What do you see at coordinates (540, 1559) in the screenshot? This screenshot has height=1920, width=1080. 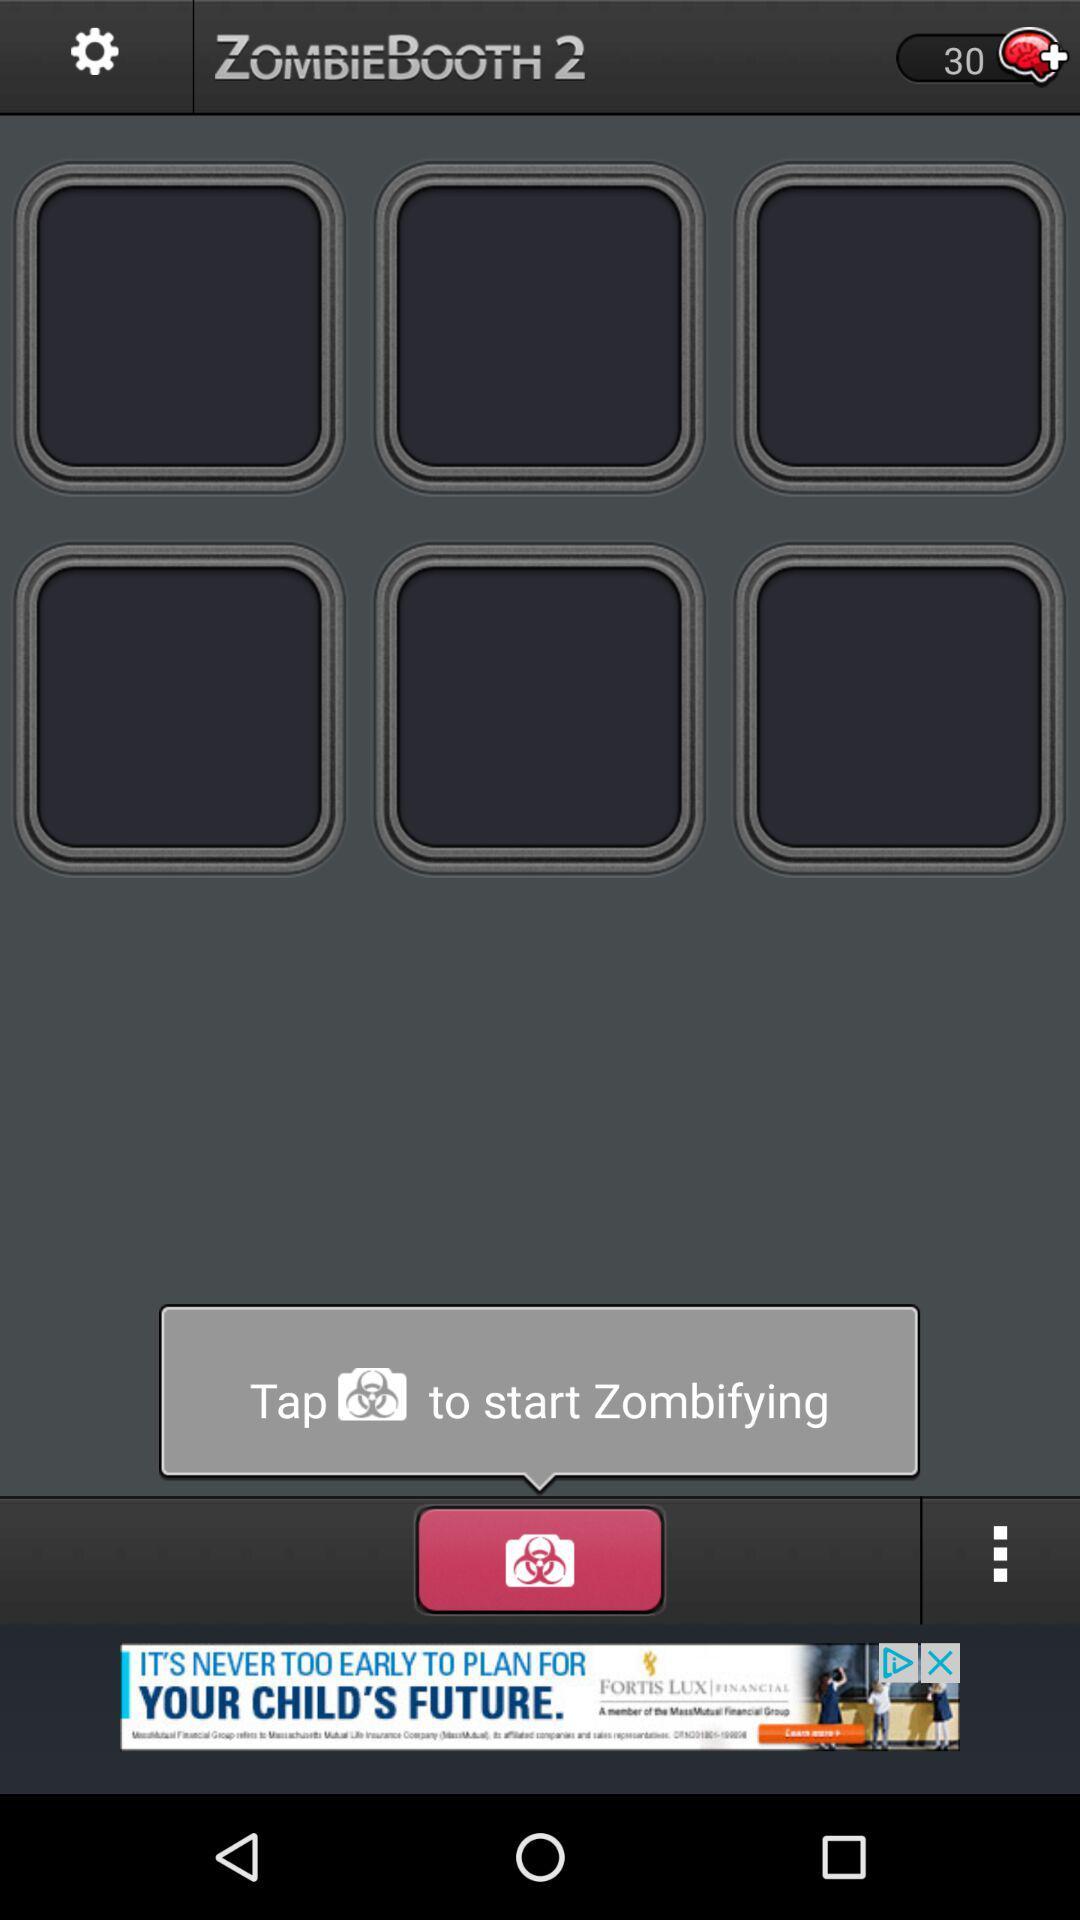 I see `icon which is below` at bounding box center [540, 1559].